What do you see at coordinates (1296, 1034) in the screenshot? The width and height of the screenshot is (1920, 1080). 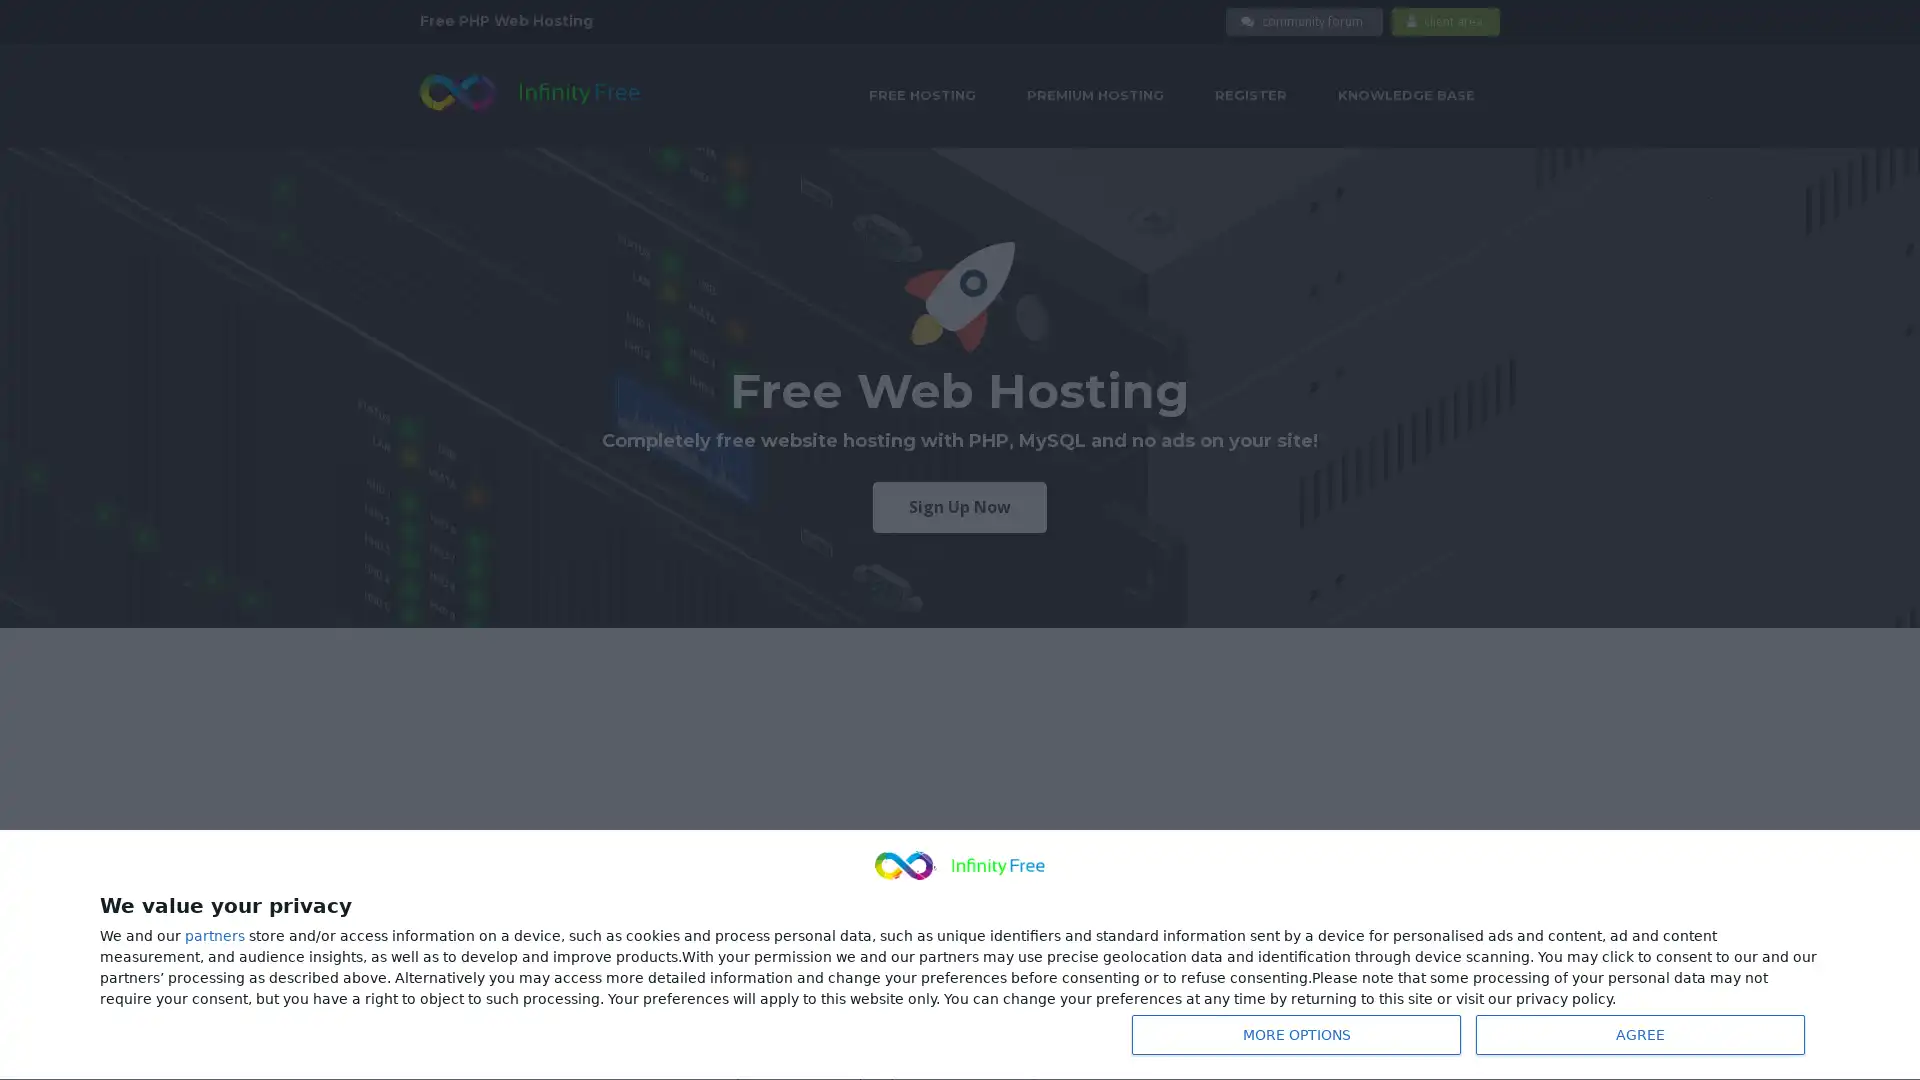 I see `MORE OPTIONS` at bounding box center [1296, 1034].